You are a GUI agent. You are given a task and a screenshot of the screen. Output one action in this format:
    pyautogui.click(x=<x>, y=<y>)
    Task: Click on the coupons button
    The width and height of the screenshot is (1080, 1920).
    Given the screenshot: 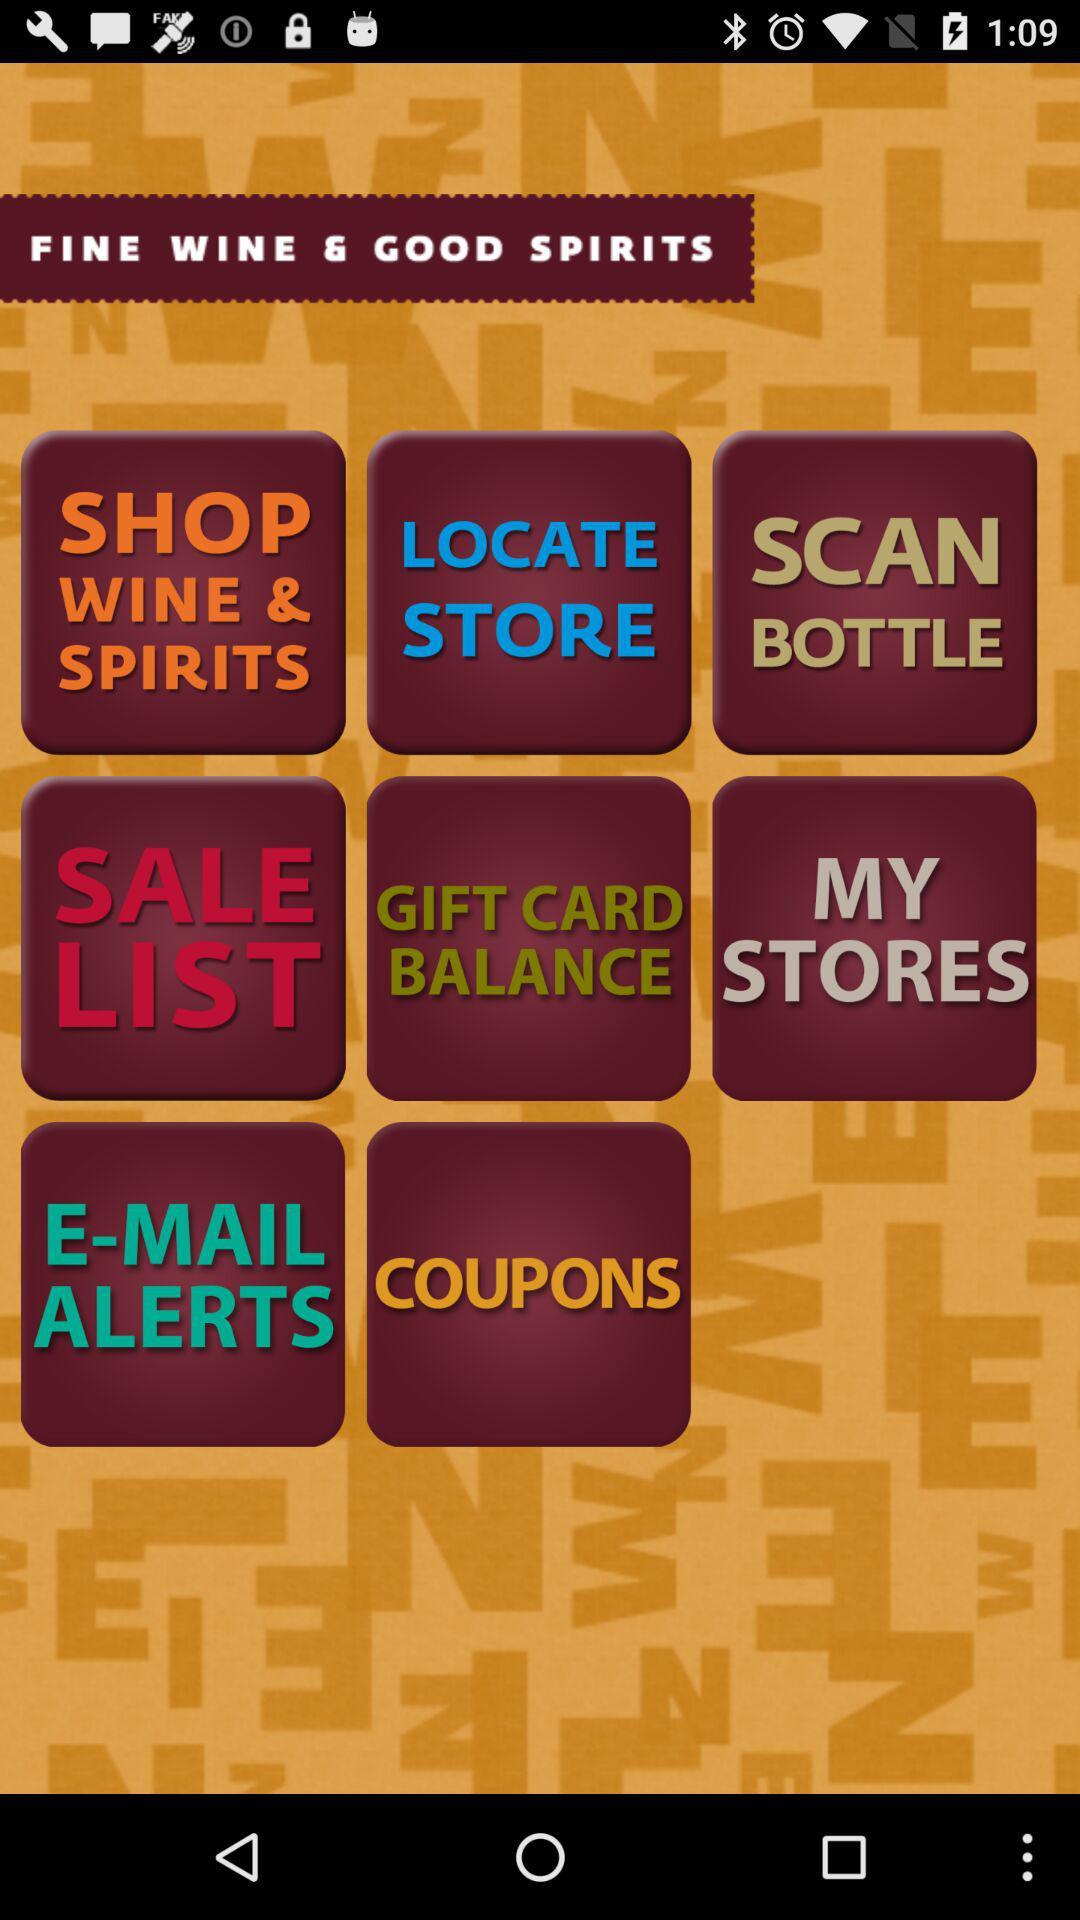 What is the action you would take?
    pyautogui.click(x=528, y=1284)
    